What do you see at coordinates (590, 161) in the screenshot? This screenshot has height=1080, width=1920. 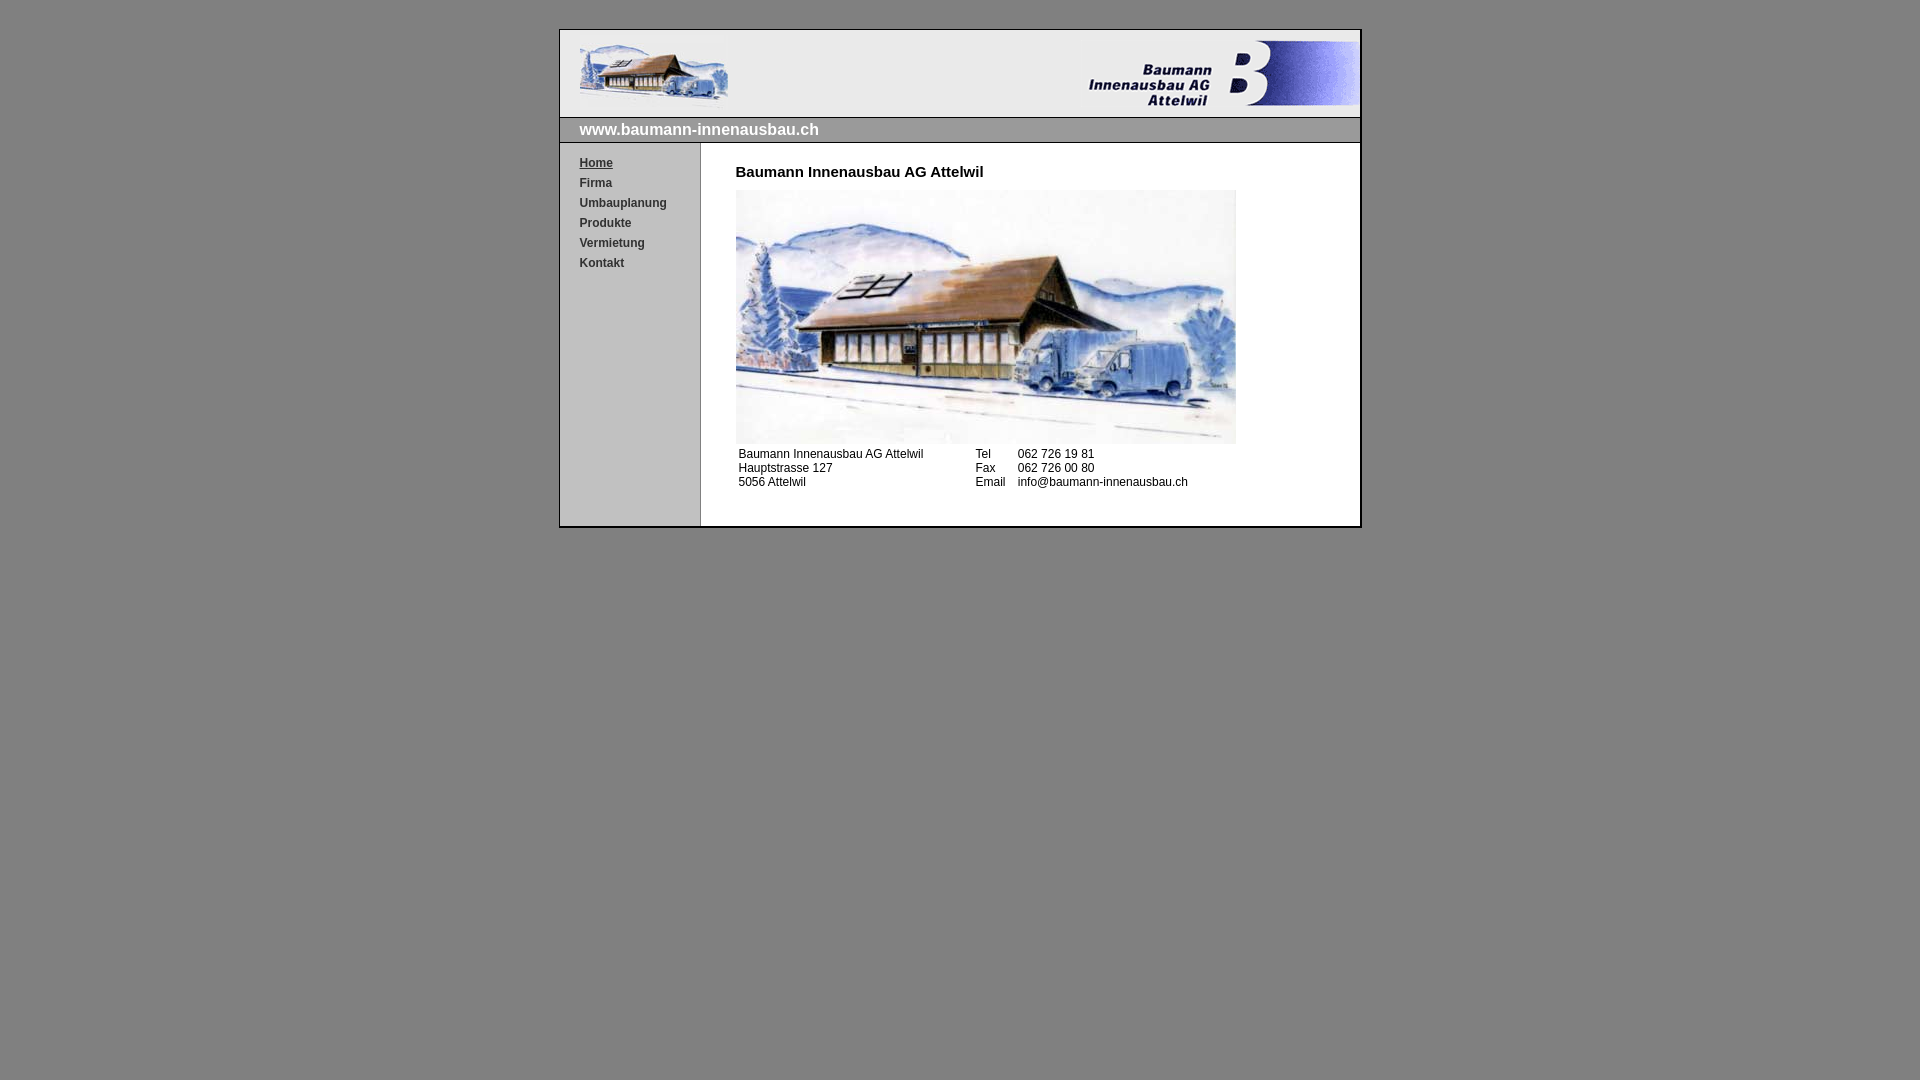 I see `'Home'` at bounding box center [590, 161].